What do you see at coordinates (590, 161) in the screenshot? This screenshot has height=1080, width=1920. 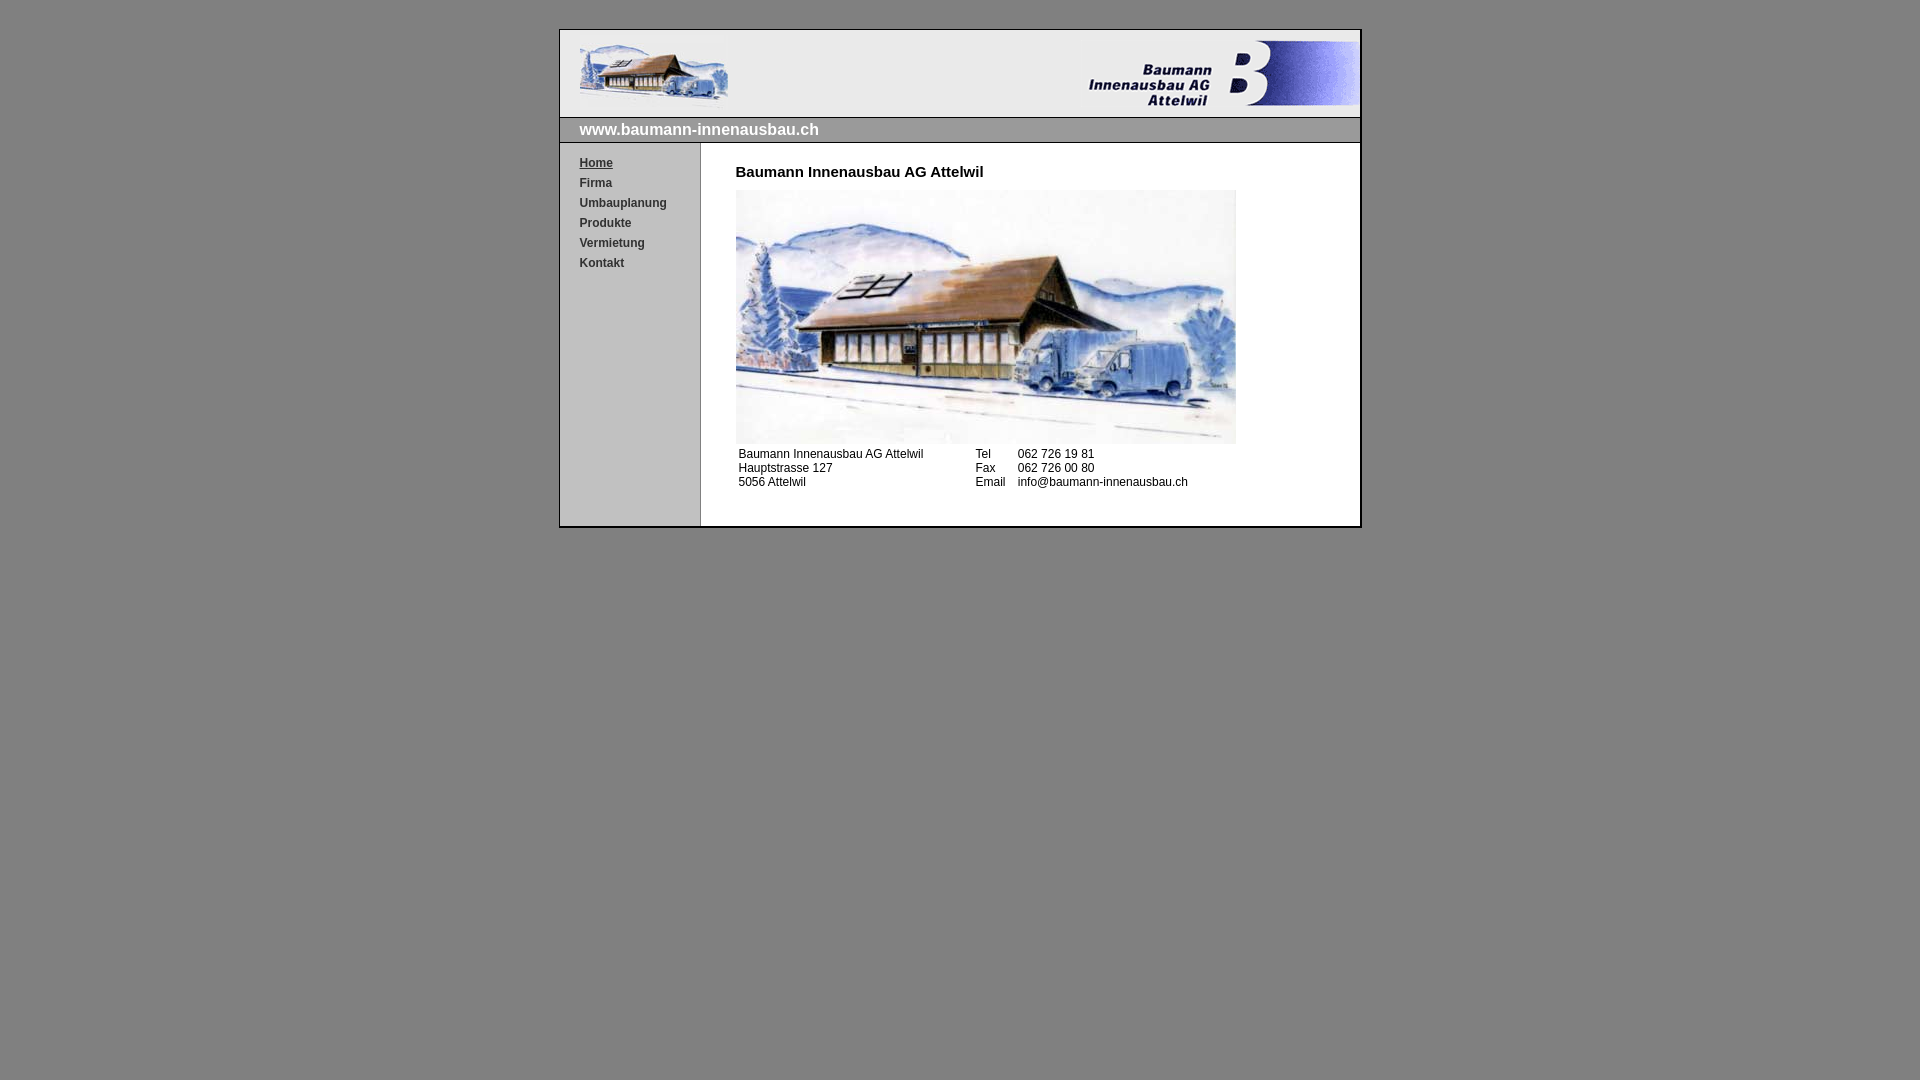 I see `'Home'` at bounding box center [590, 161].